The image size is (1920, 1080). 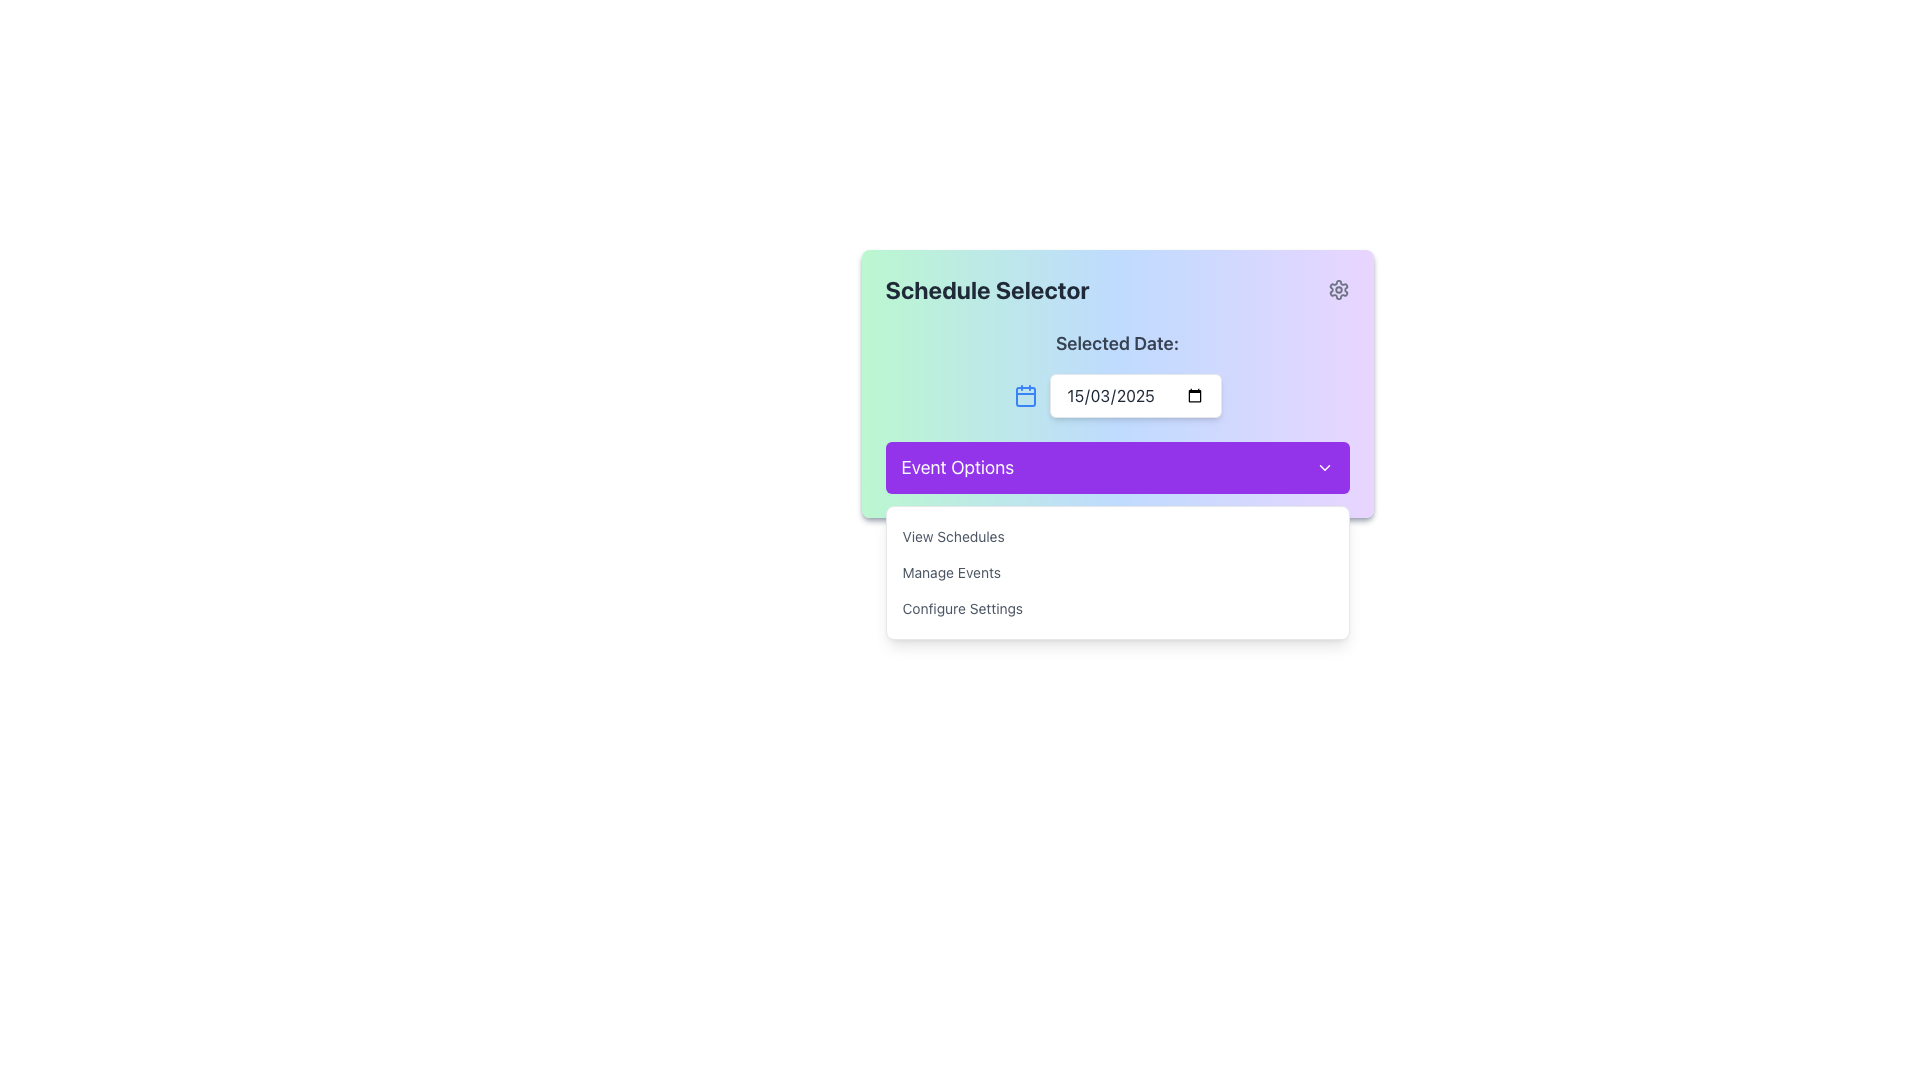 I want to click on the chevron icon located to the right of the 'Event Options' button to trigger tooltip or visual feedback, so click(x=1324, y=467).